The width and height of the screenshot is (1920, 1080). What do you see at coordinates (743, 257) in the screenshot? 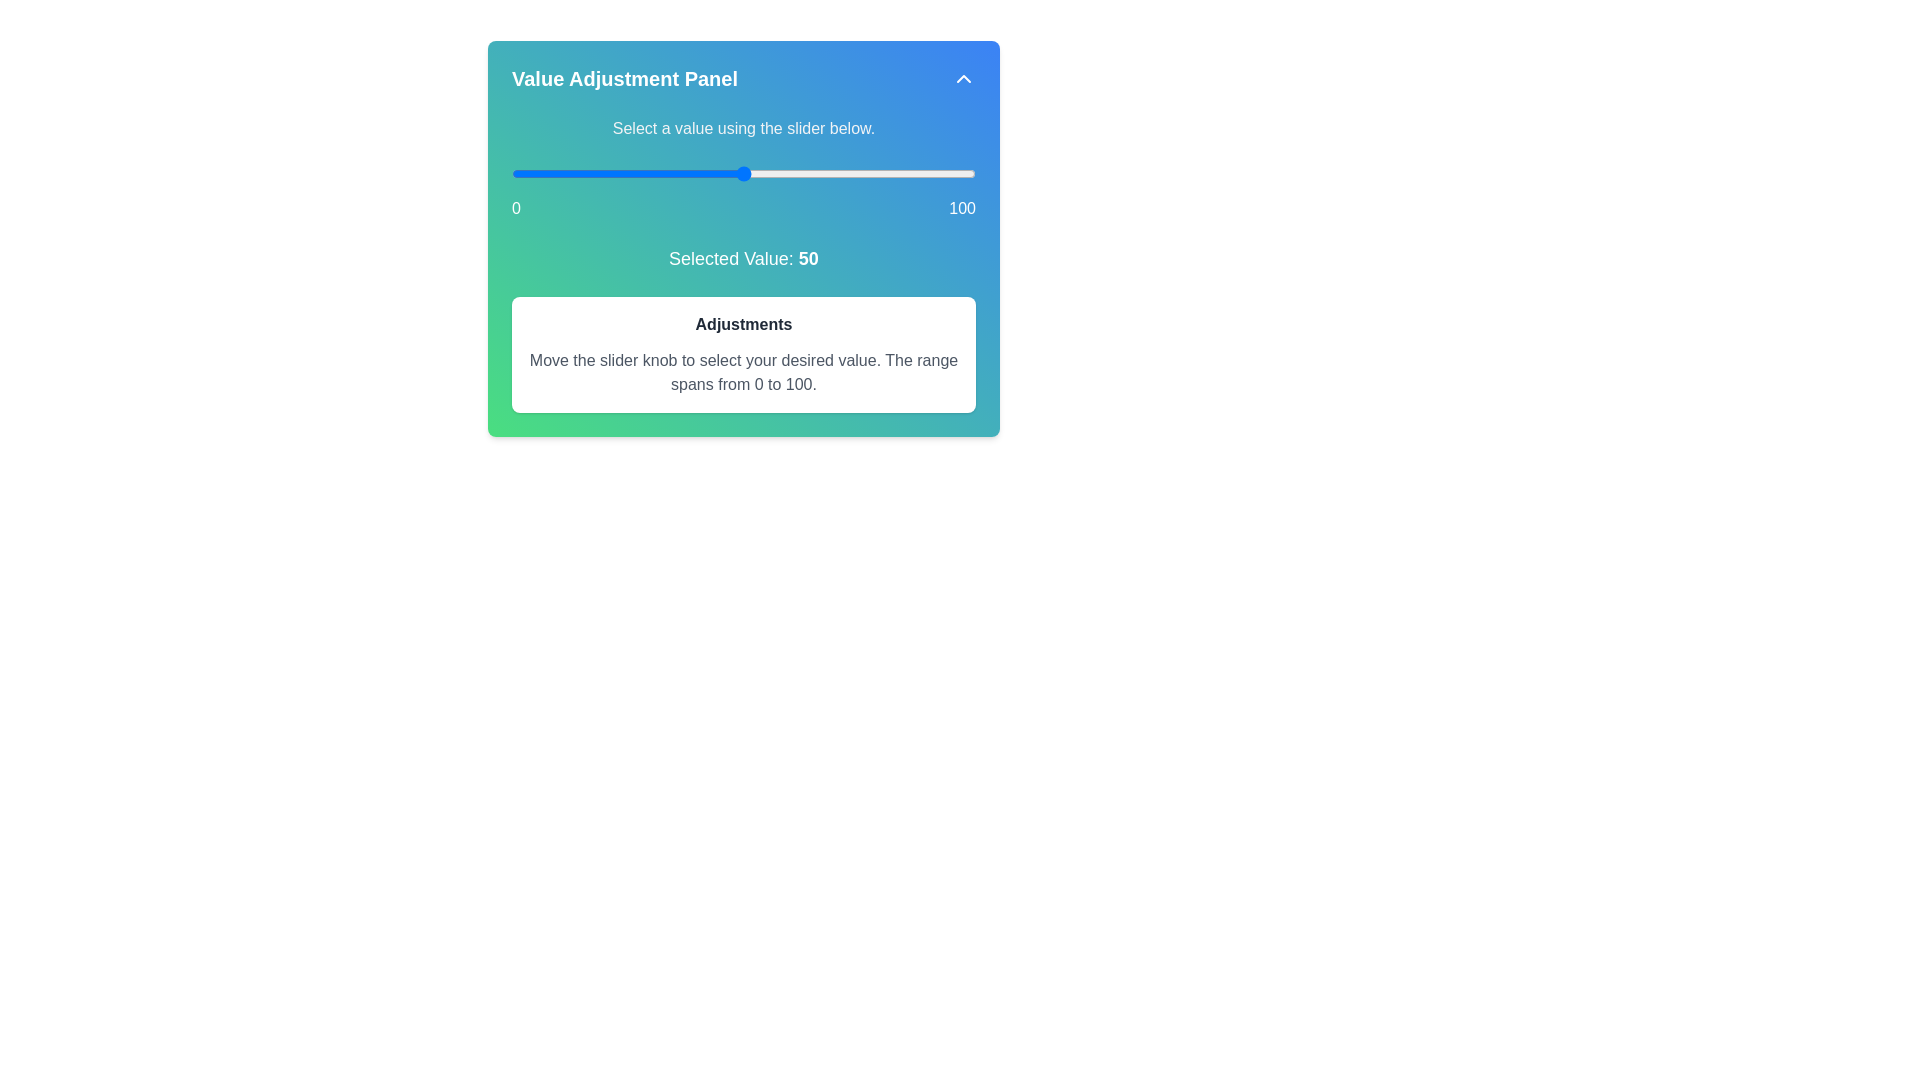
I see `the static text display showing 'Selected Value: 50', which is styled in large, bold white text and positioned in the center of the 'Value Adjustment Panel', below the slider component` at bounding box center [743, 257].